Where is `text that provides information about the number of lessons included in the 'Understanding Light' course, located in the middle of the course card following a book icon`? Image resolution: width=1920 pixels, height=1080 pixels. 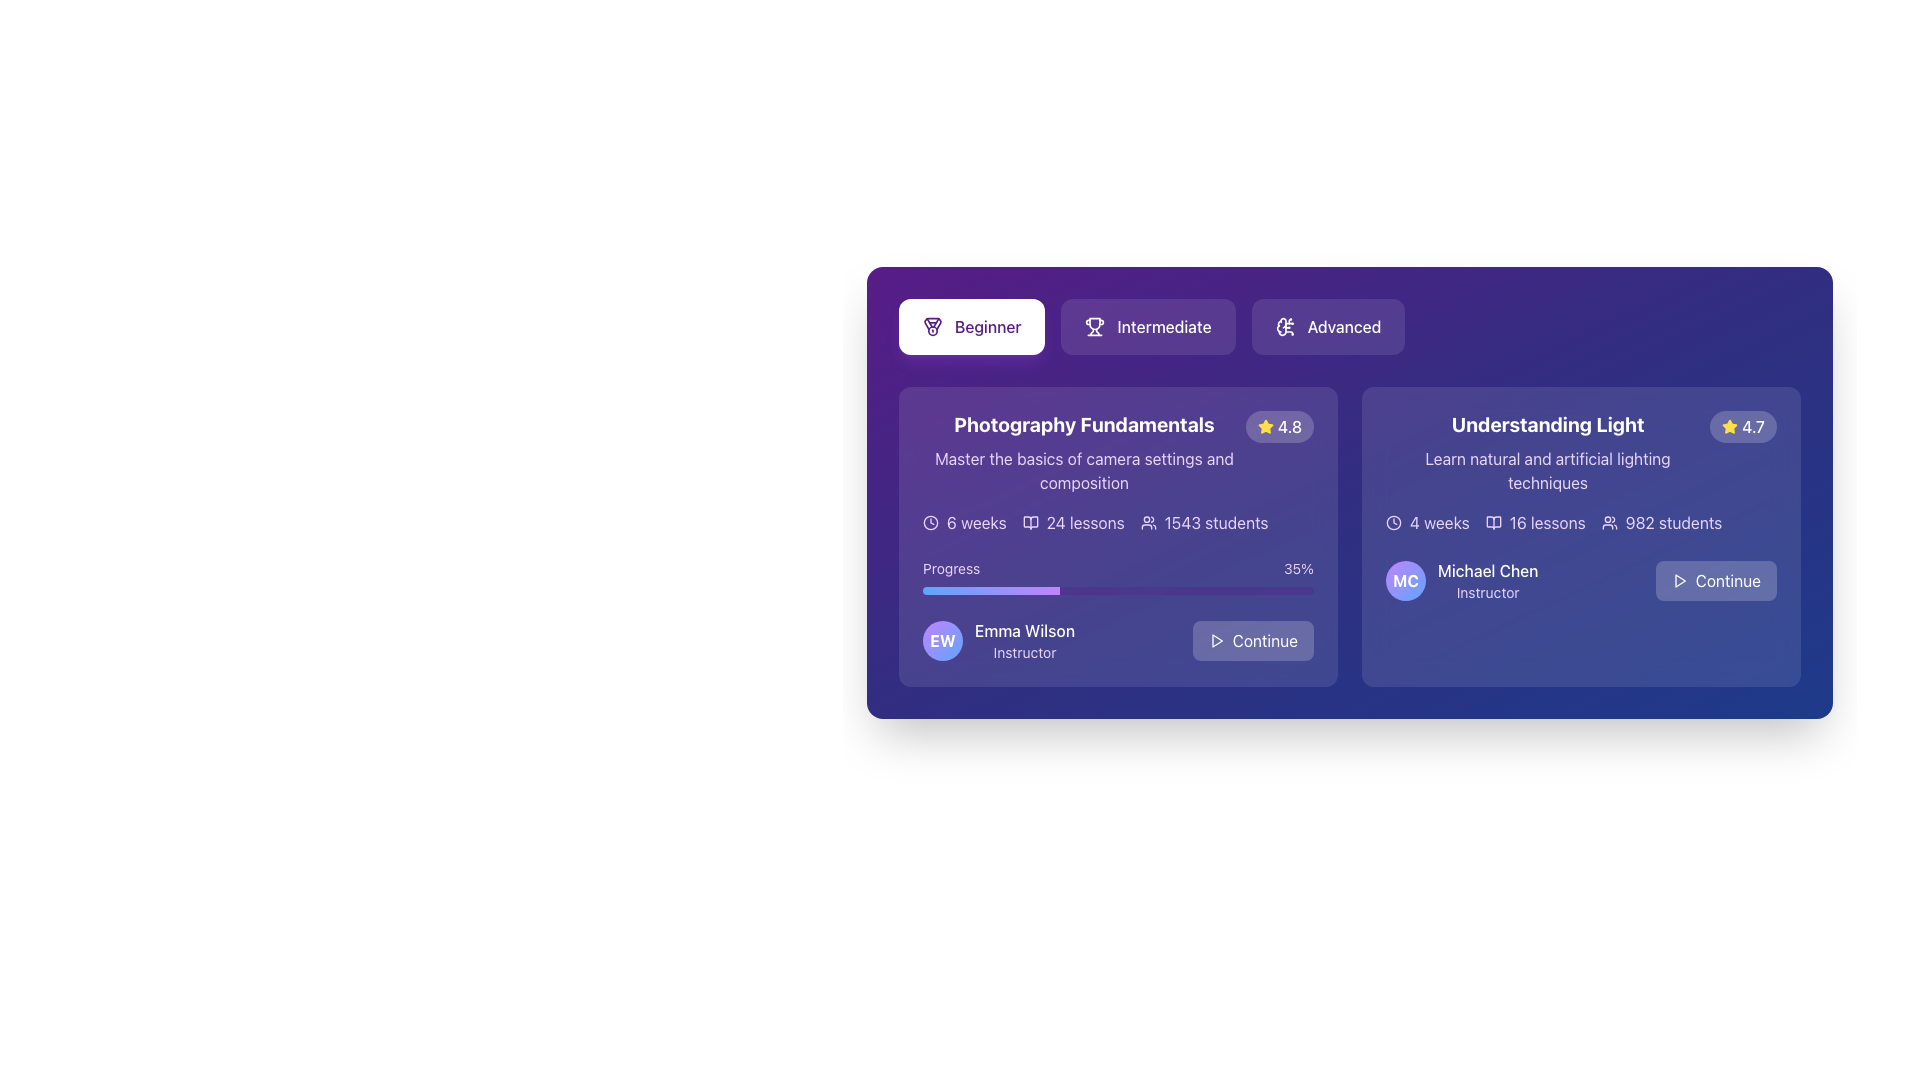
text that provides information about the number of lessons included in the 'Understanding Light' course, located in the middle of the course card following a book icon is located at coordinates (1546, 522).